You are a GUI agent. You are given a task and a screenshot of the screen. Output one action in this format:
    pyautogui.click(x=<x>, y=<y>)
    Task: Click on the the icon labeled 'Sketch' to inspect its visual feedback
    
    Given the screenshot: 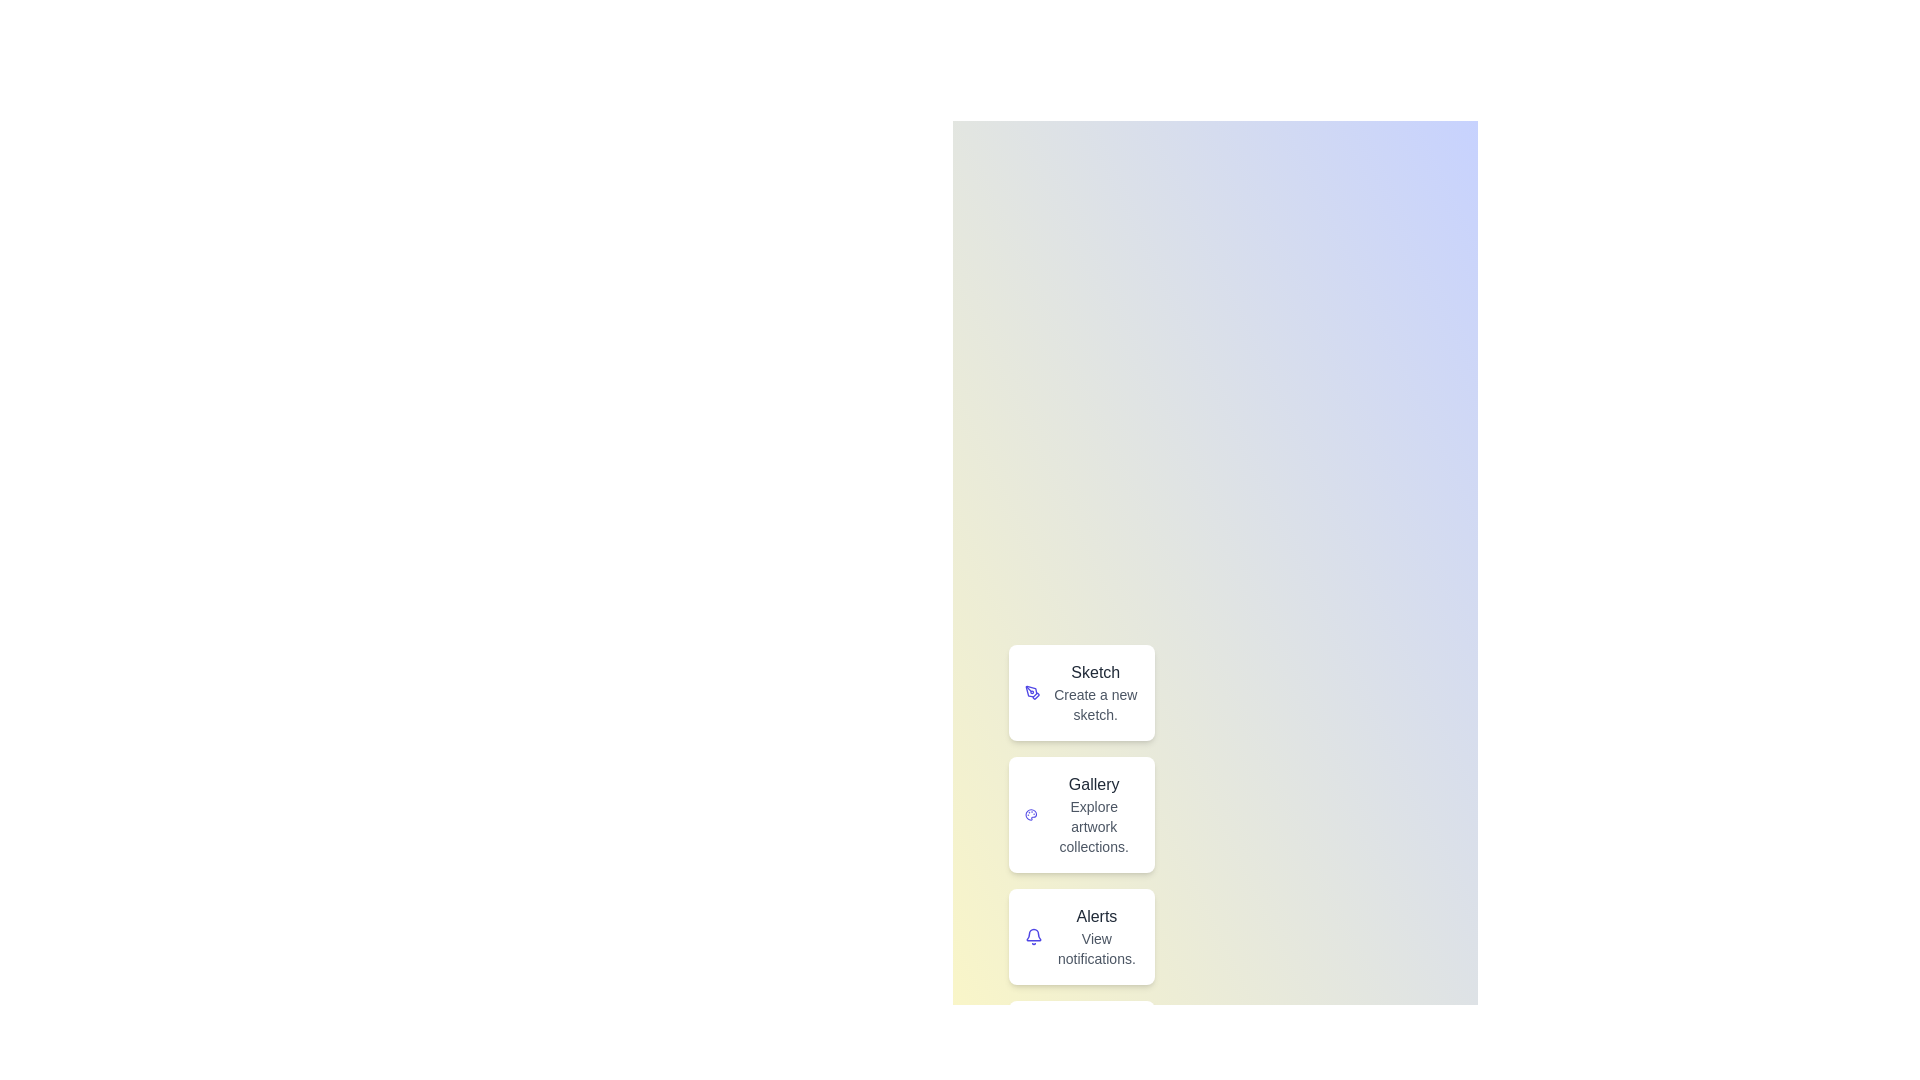 What is the action you would take?
    pyautogui.click(x=1032, y=692)
    